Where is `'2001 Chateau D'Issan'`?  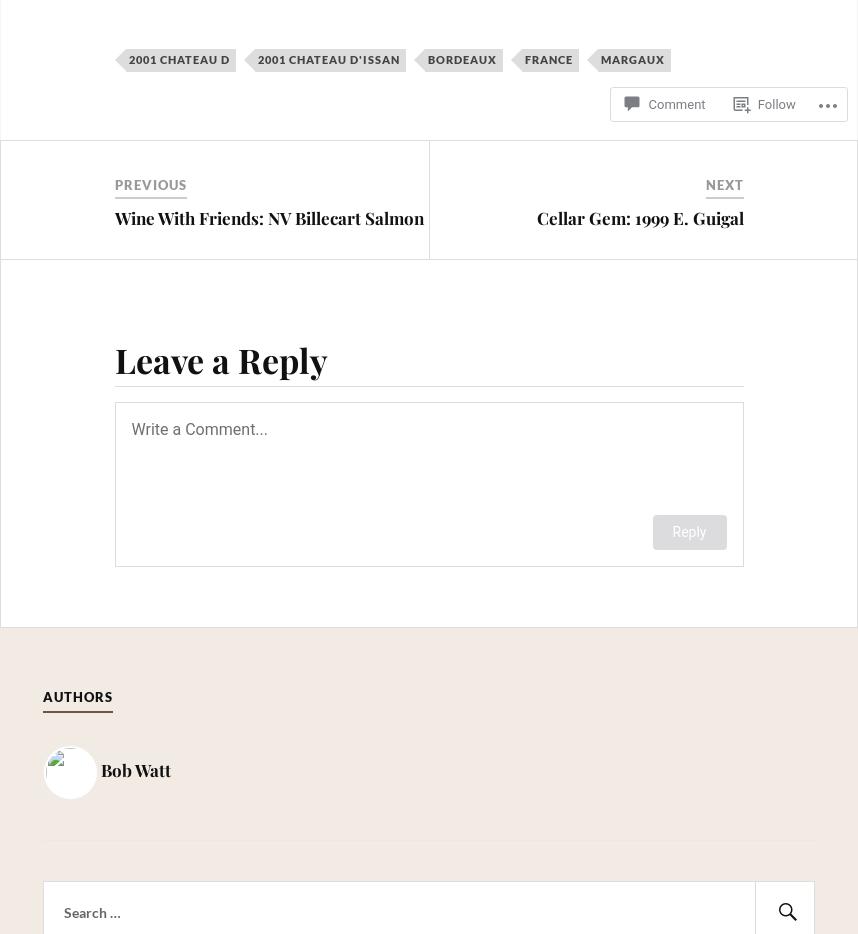 '2001 Chateau D'Issan' is located at coordinates (327, 59).